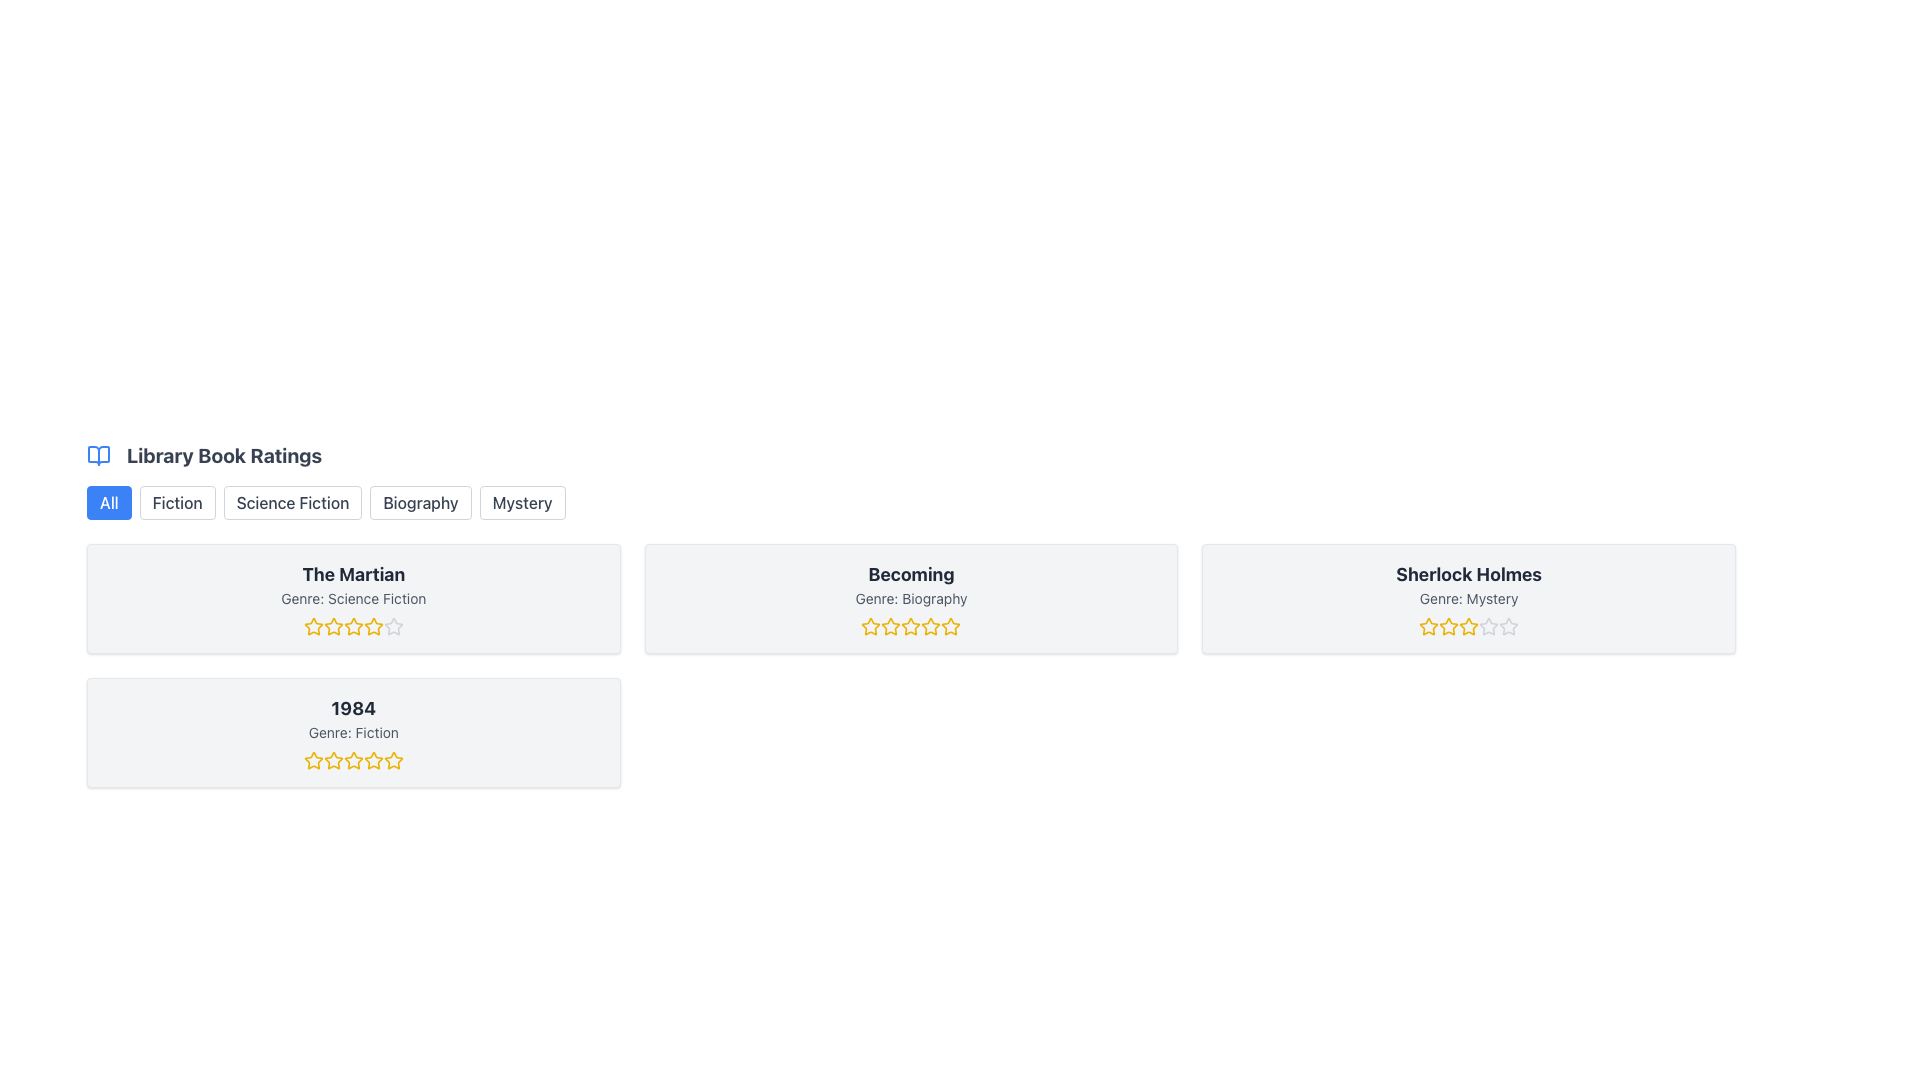 This screenshot has height=1080, width=1920. What do you see at coordinates (1428, 626) in the screenshot?
I see `the second star icon for rating in the 'Sherlock Holmes' book card` at bounding box center [1428, 626].